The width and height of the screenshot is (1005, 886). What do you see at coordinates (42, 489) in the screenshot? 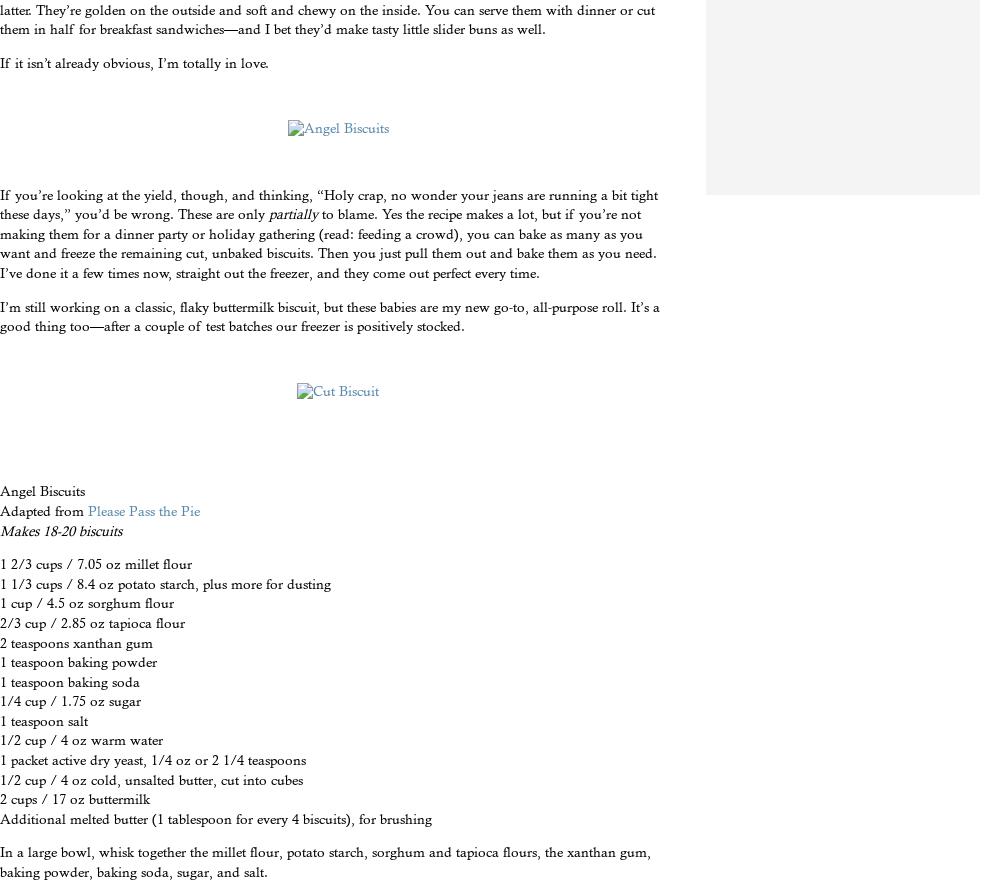
I see `'Angel Biscuits'` at bounding box center [42, 489].